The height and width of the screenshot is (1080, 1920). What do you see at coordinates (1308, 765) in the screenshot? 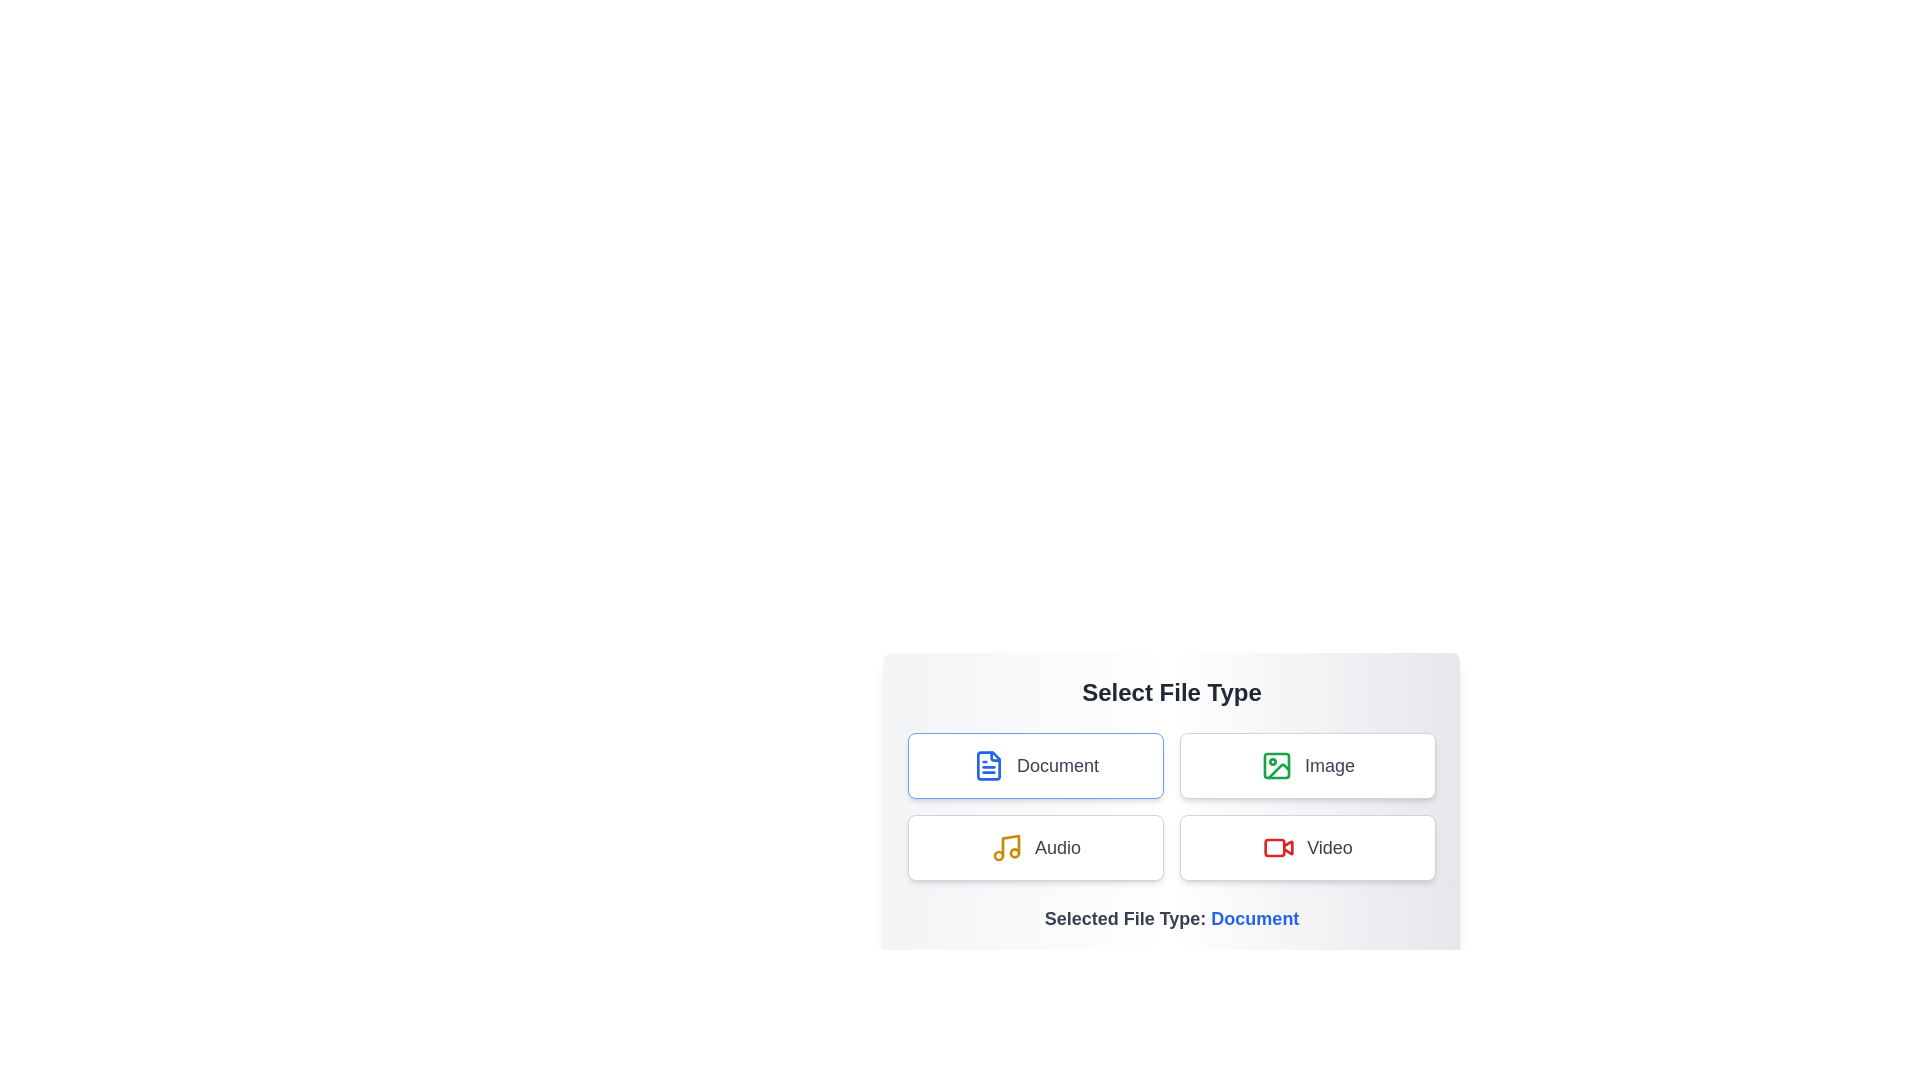
I see `the 'Image' button located in the top-right quadrant of the grid, to the right of the 'Document' button and above the 'Video' button` at bounding box center [1308, 765].